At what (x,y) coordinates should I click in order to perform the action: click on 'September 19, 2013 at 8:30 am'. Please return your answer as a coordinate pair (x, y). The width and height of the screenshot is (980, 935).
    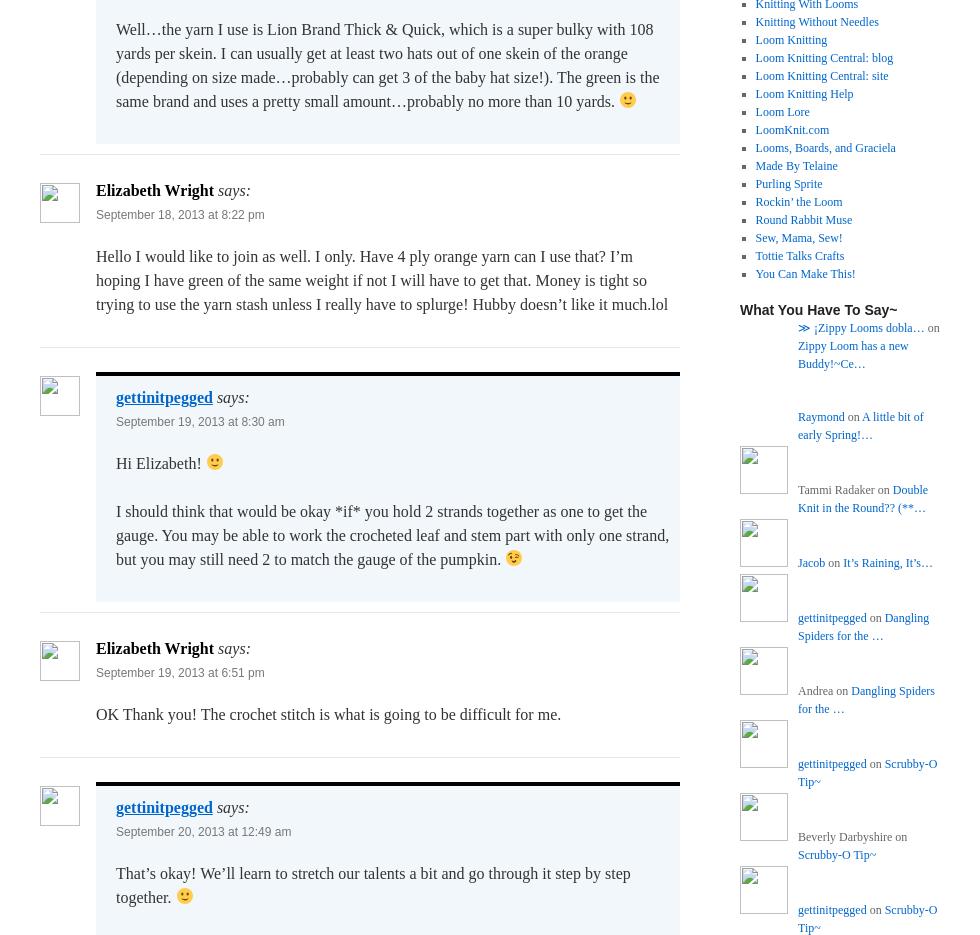
    Looking at the image, I should click on (200, 421).